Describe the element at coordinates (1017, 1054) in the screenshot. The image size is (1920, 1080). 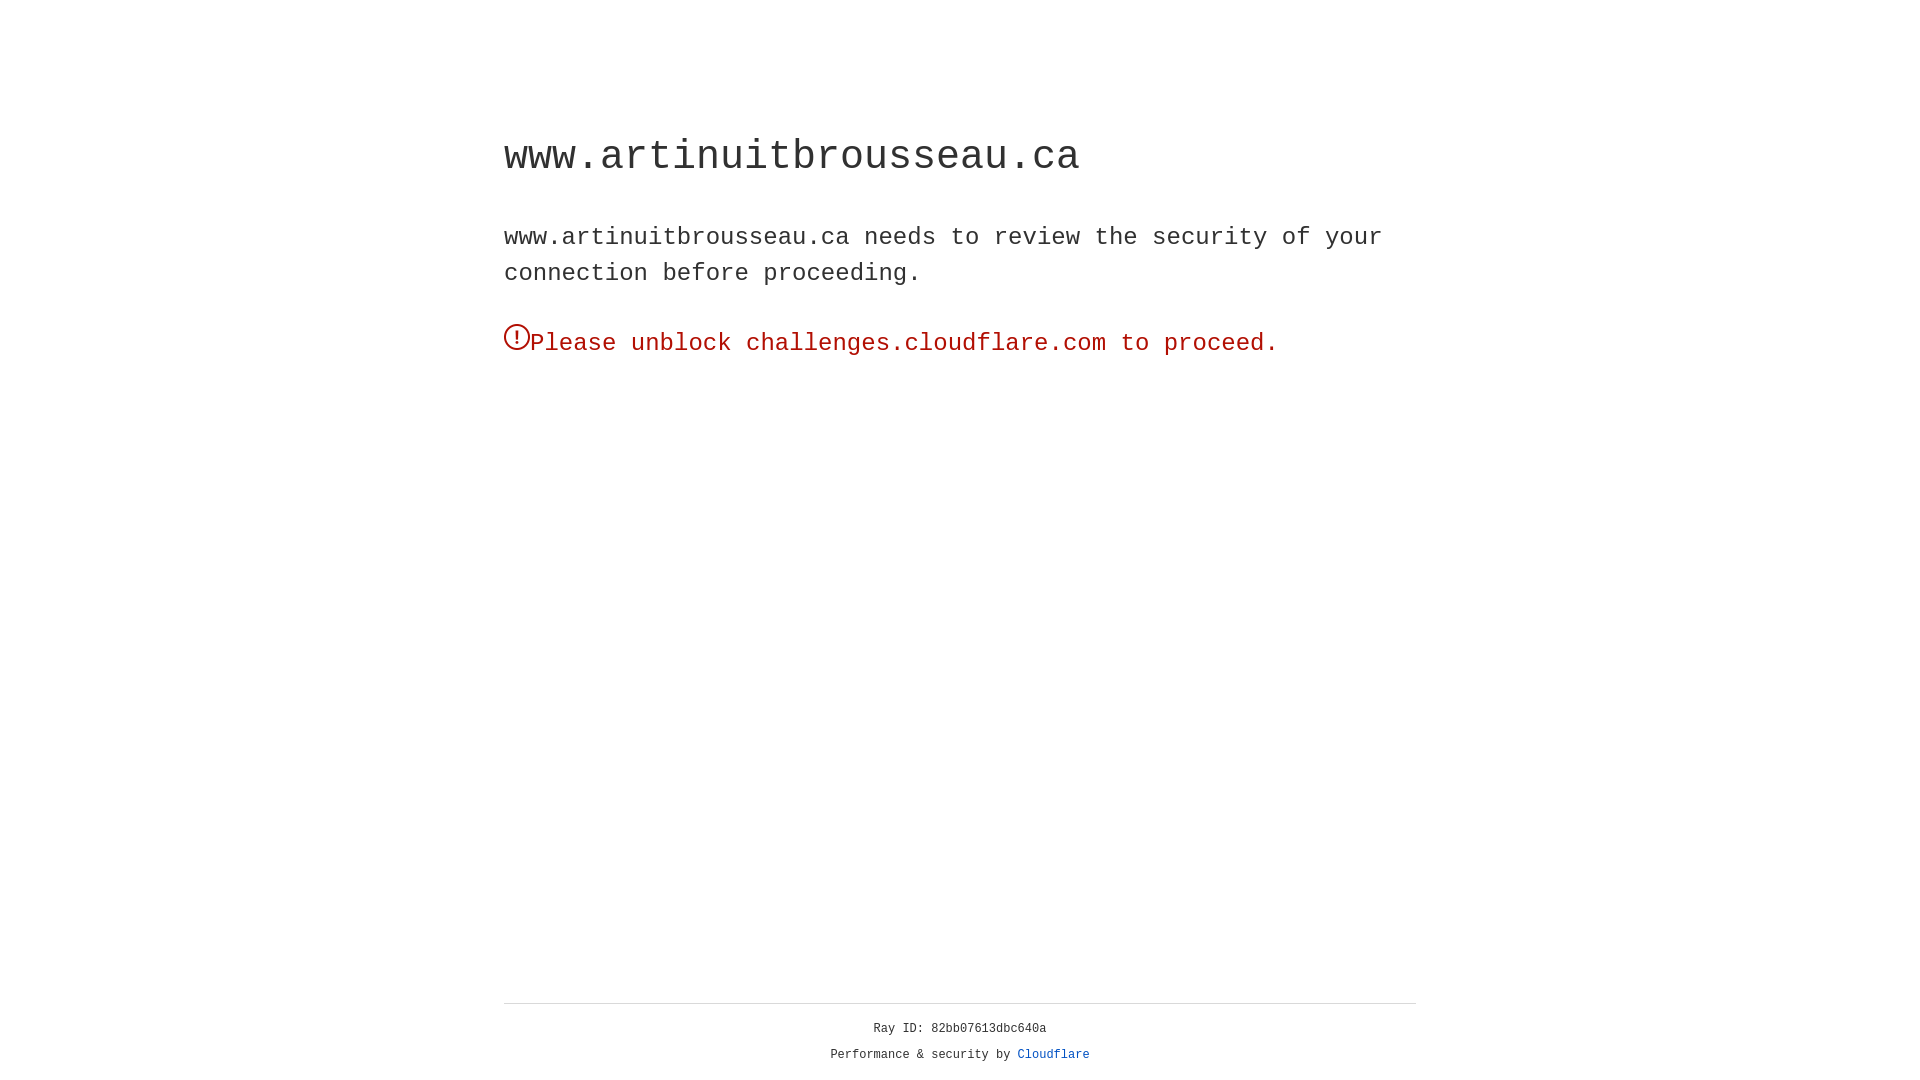
I see `'Cloudflare'` at that location.